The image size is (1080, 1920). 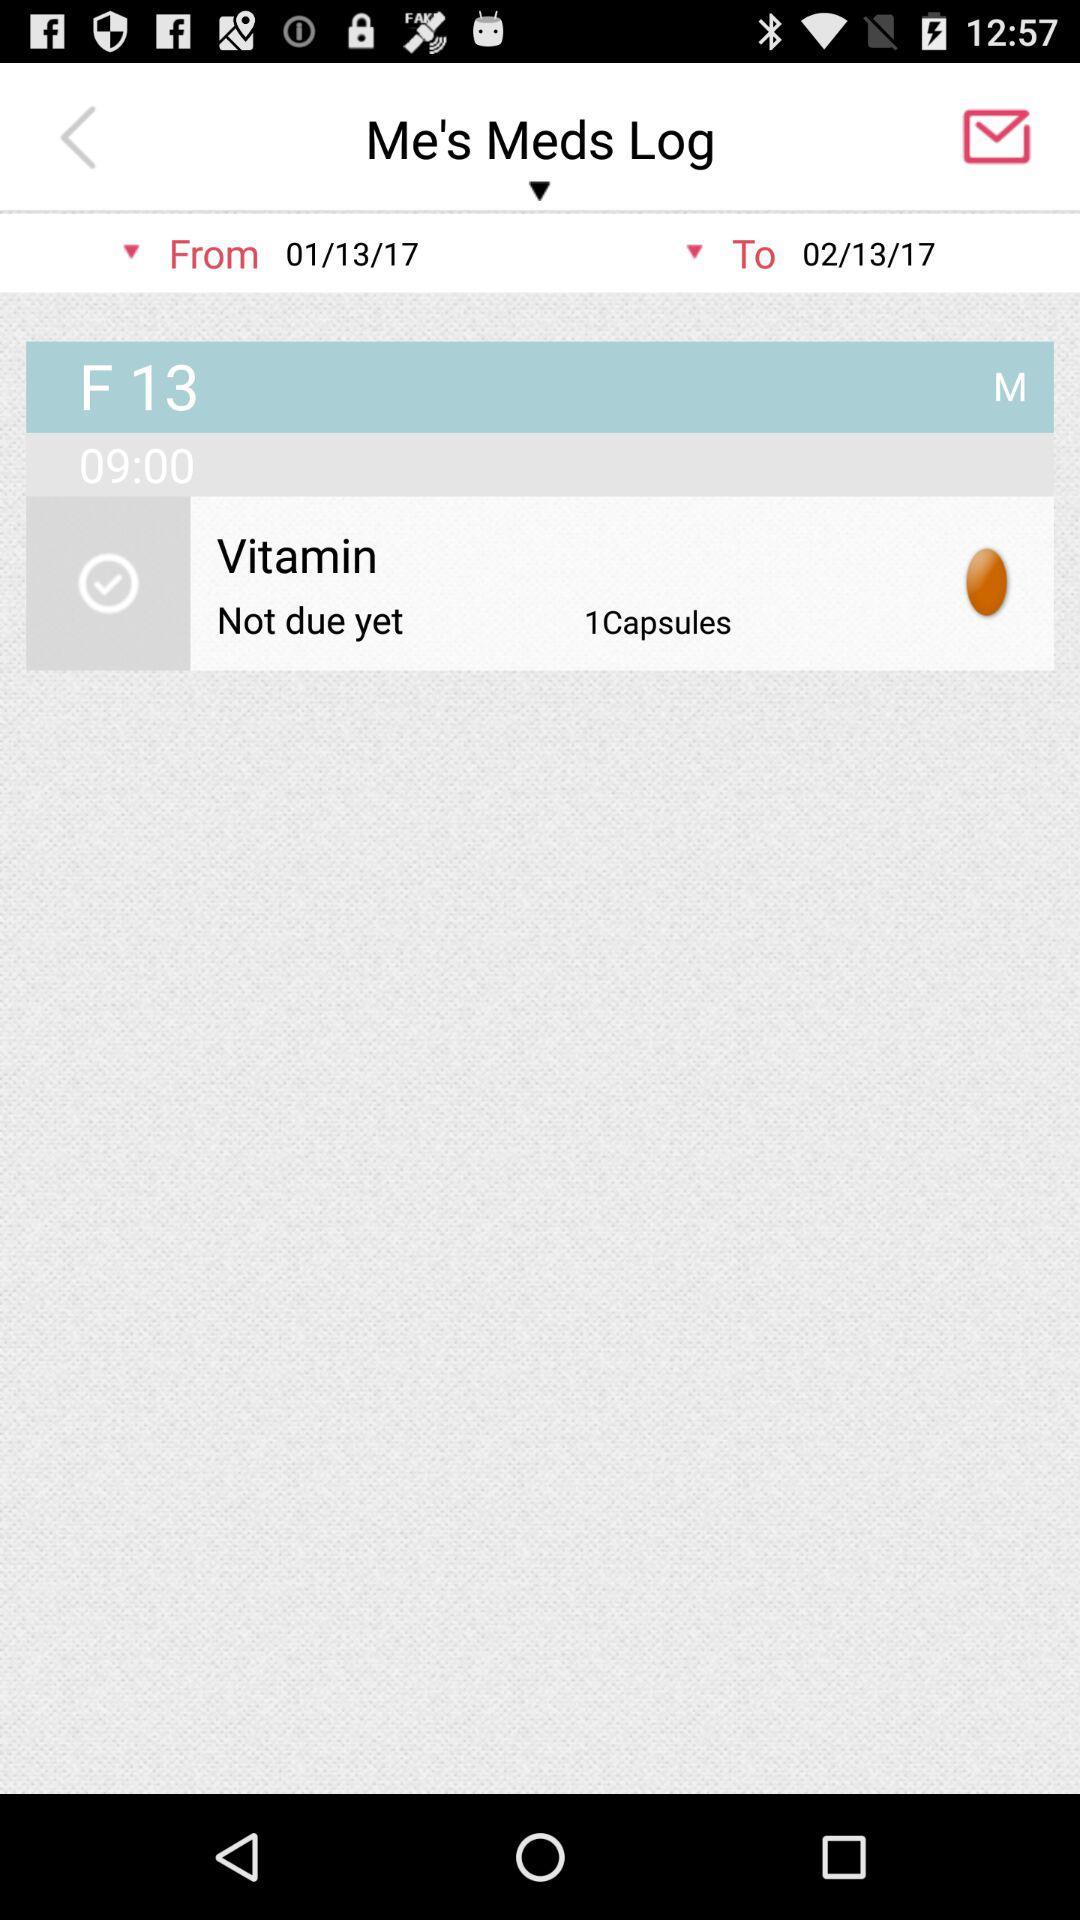 I want to click on the arrow_backward icon, so click(x=82, y=147).